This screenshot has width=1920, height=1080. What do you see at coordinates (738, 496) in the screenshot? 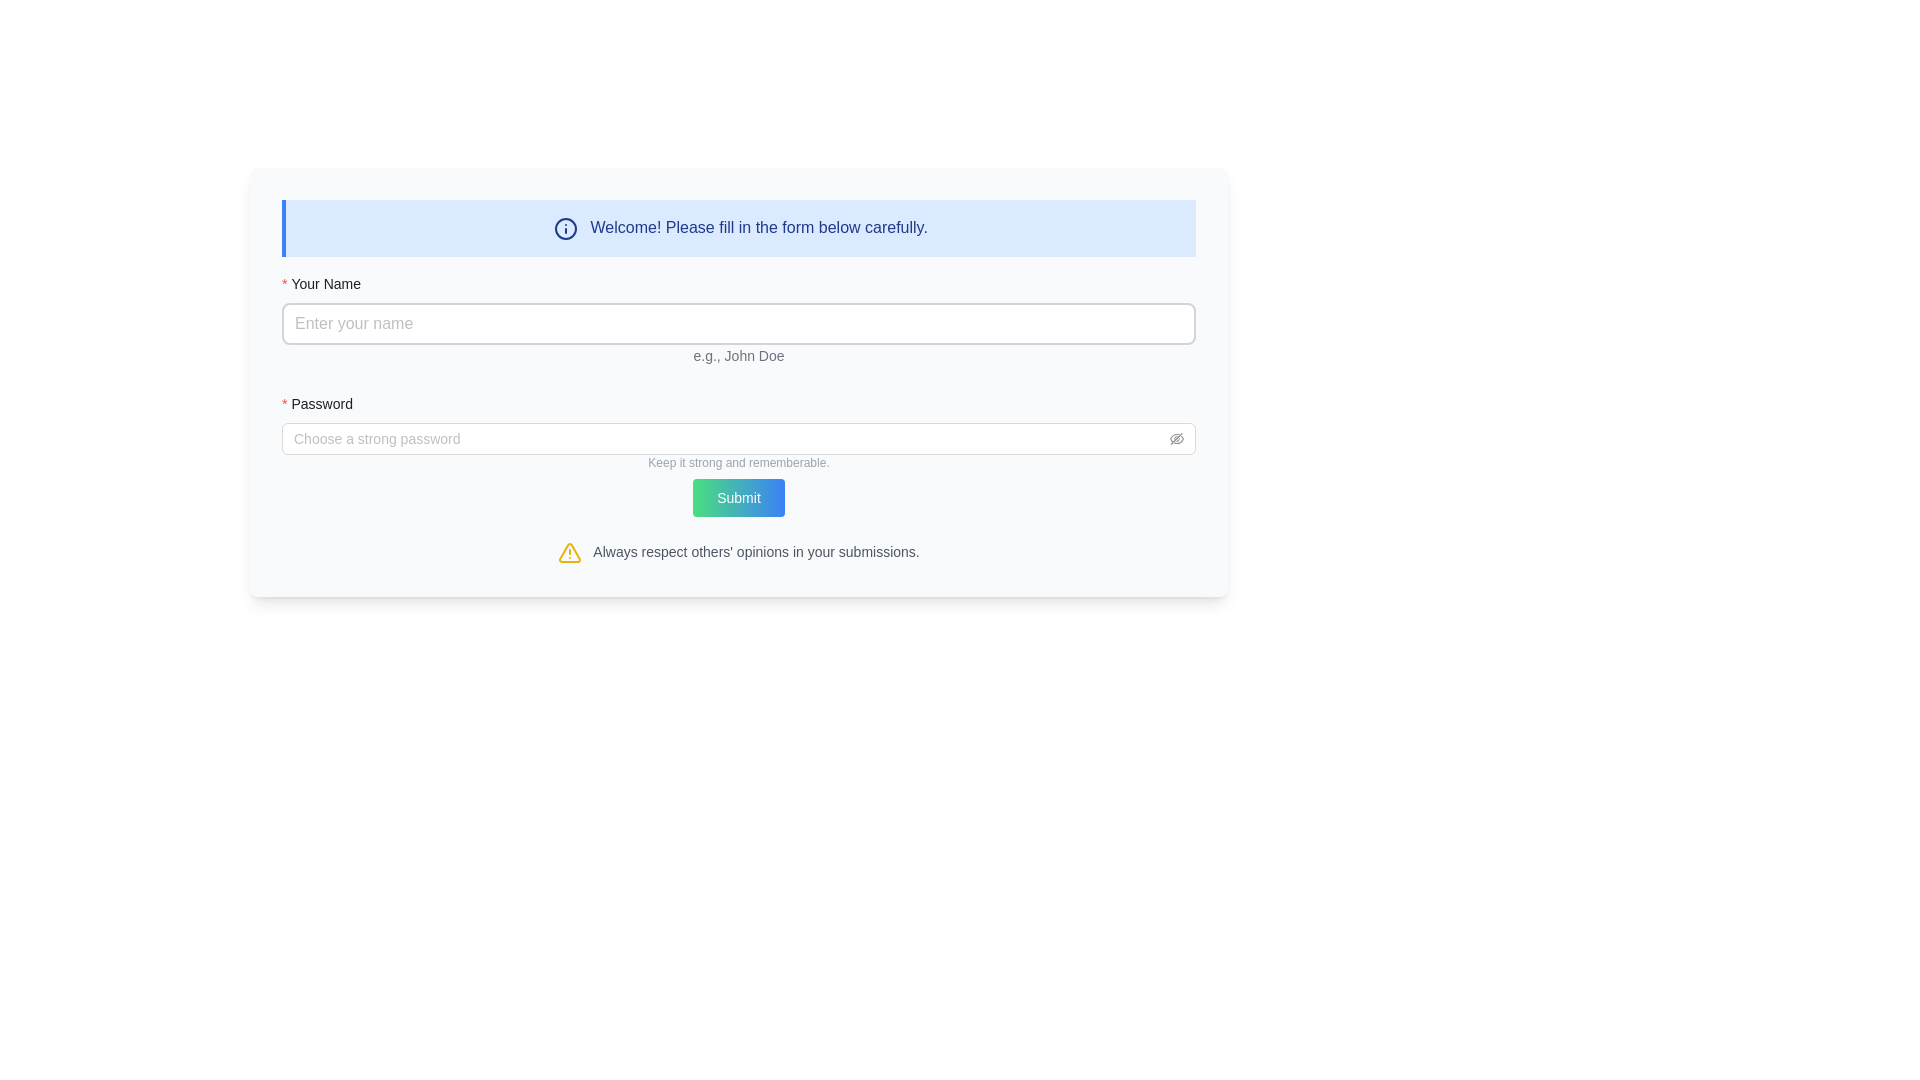
I see `the 'Submit' button with a gradient background transitioning from green to blue, which is located below the 'Password' input field` at bounding box center [738, 496].